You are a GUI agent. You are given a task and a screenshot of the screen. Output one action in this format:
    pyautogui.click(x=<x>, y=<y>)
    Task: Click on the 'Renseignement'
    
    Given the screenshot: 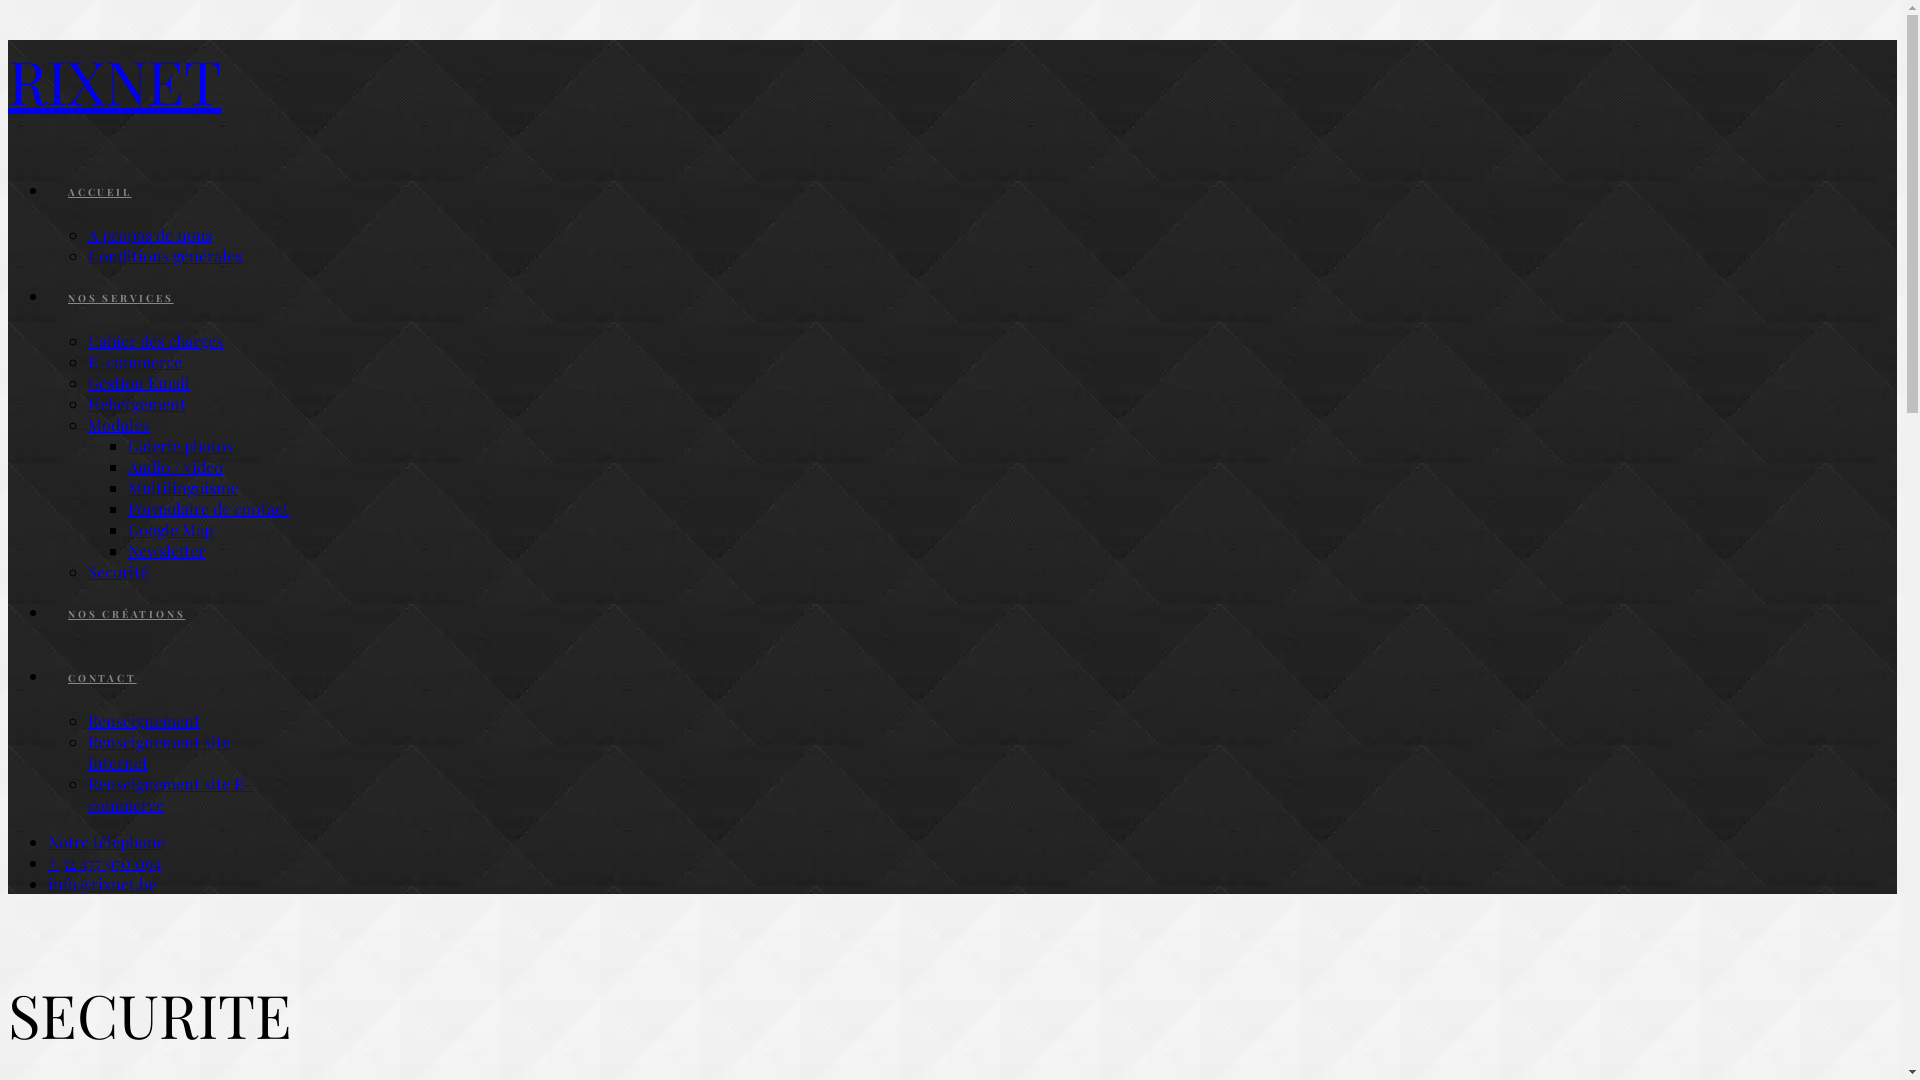 What is the action you would take?
    pyautogui.click(x=143, y=720)
    